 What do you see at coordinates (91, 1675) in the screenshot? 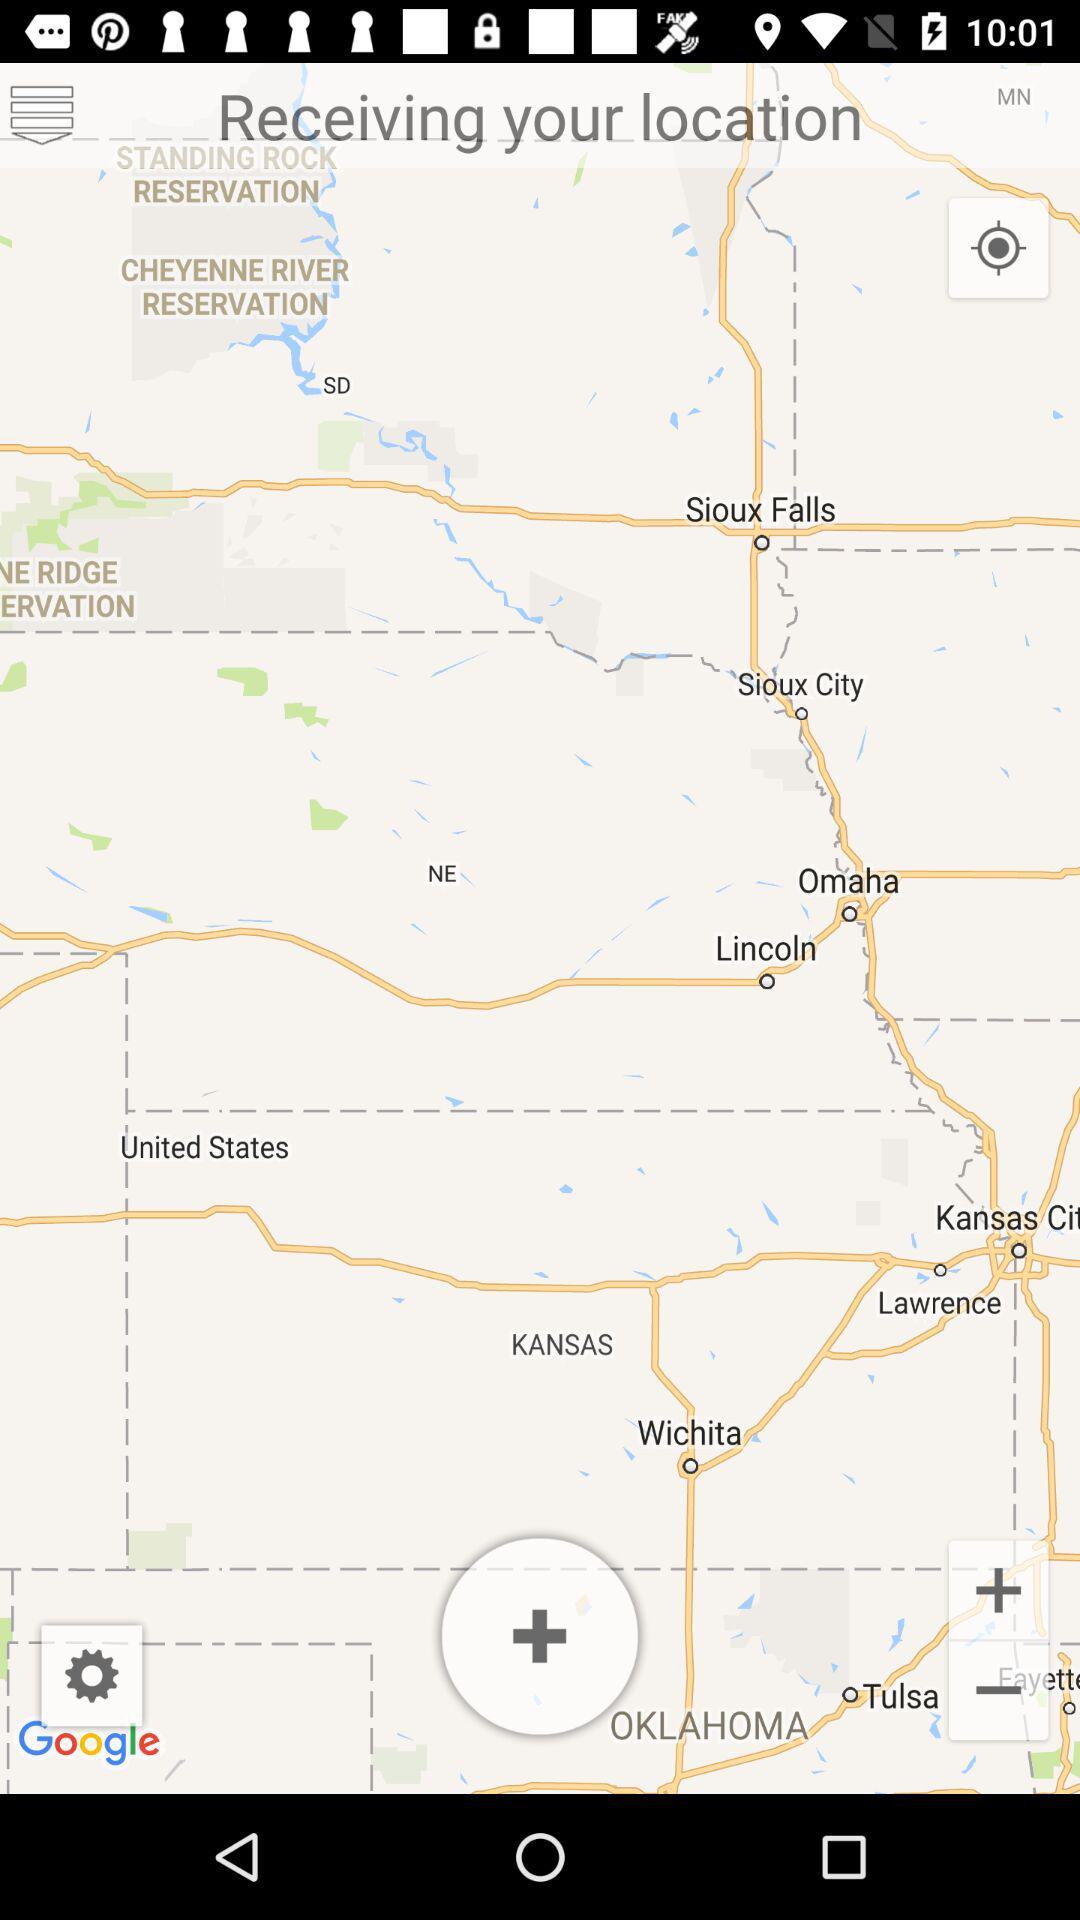
I see `app below the receiving your location icon` at bounding box center [91, 1675].